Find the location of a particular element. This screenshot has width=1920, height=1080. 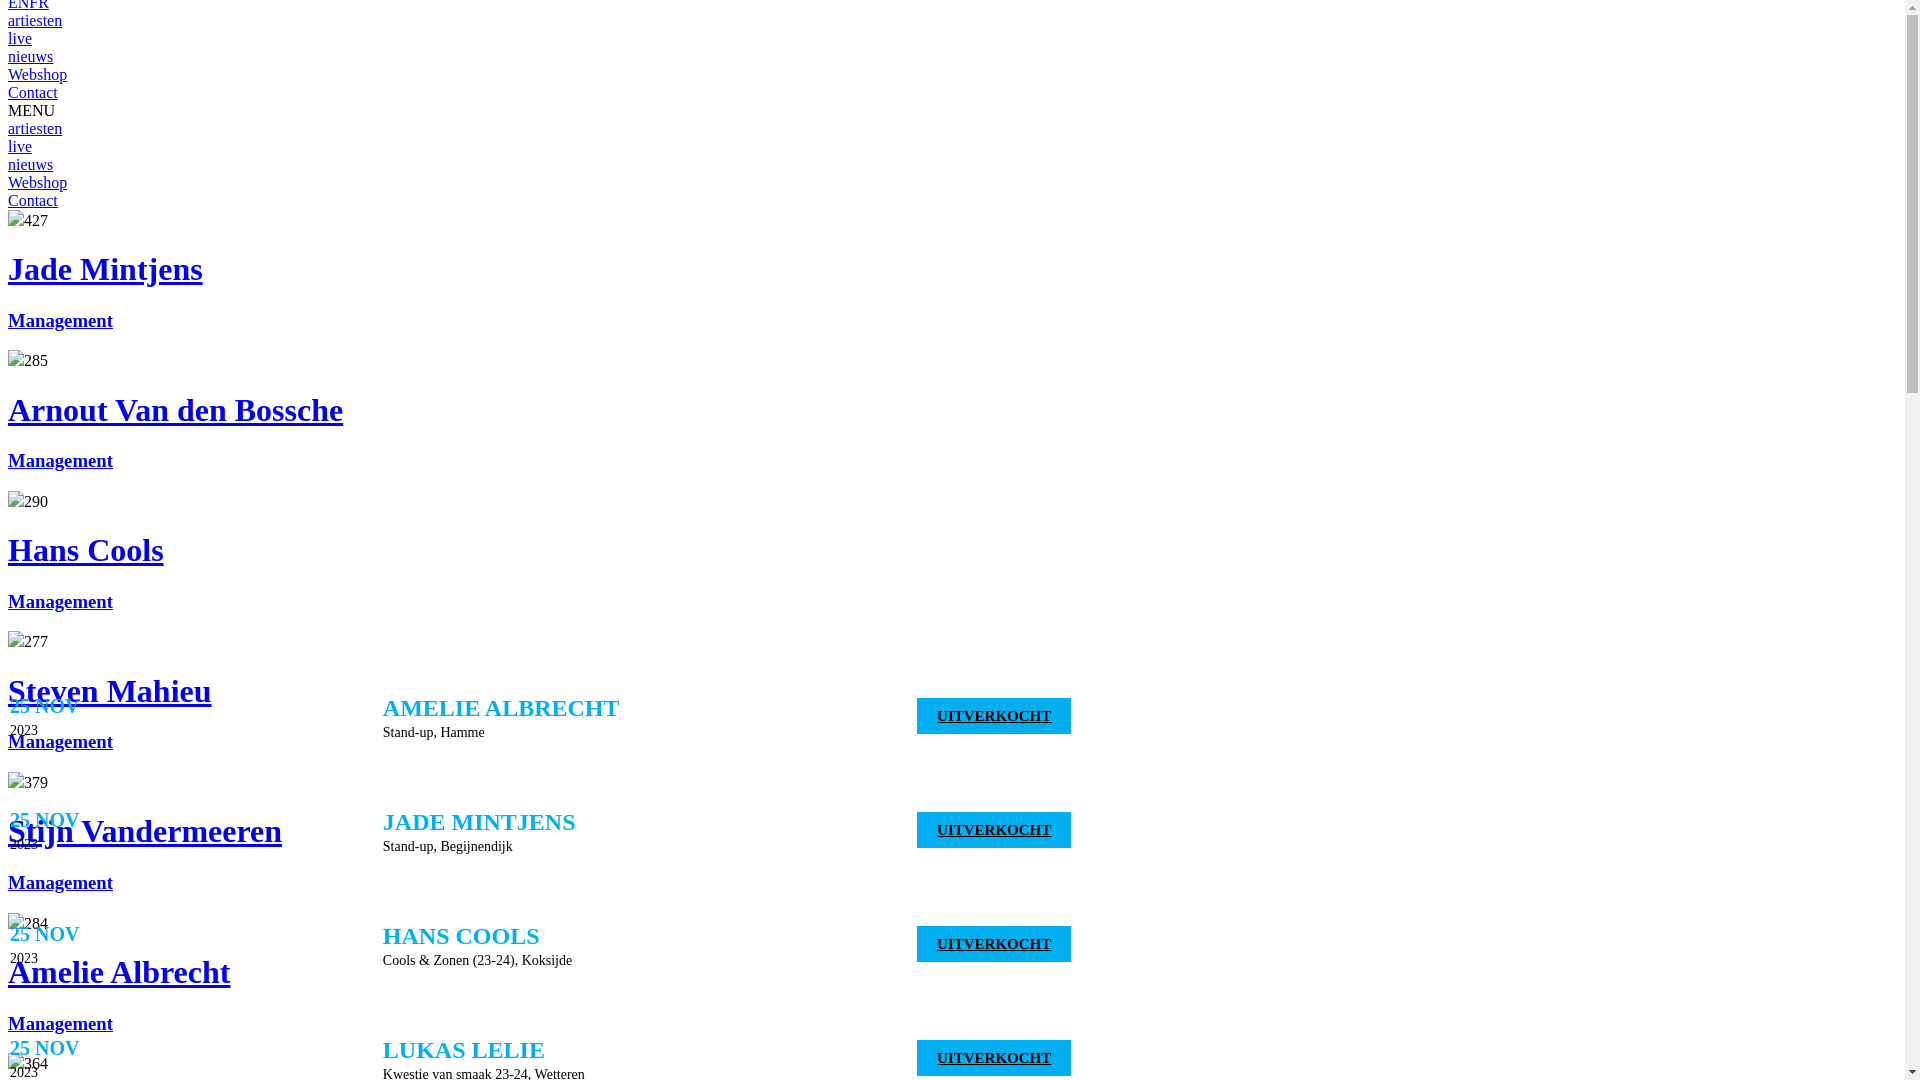

'artiesten' is located at coordinates (34, 128).